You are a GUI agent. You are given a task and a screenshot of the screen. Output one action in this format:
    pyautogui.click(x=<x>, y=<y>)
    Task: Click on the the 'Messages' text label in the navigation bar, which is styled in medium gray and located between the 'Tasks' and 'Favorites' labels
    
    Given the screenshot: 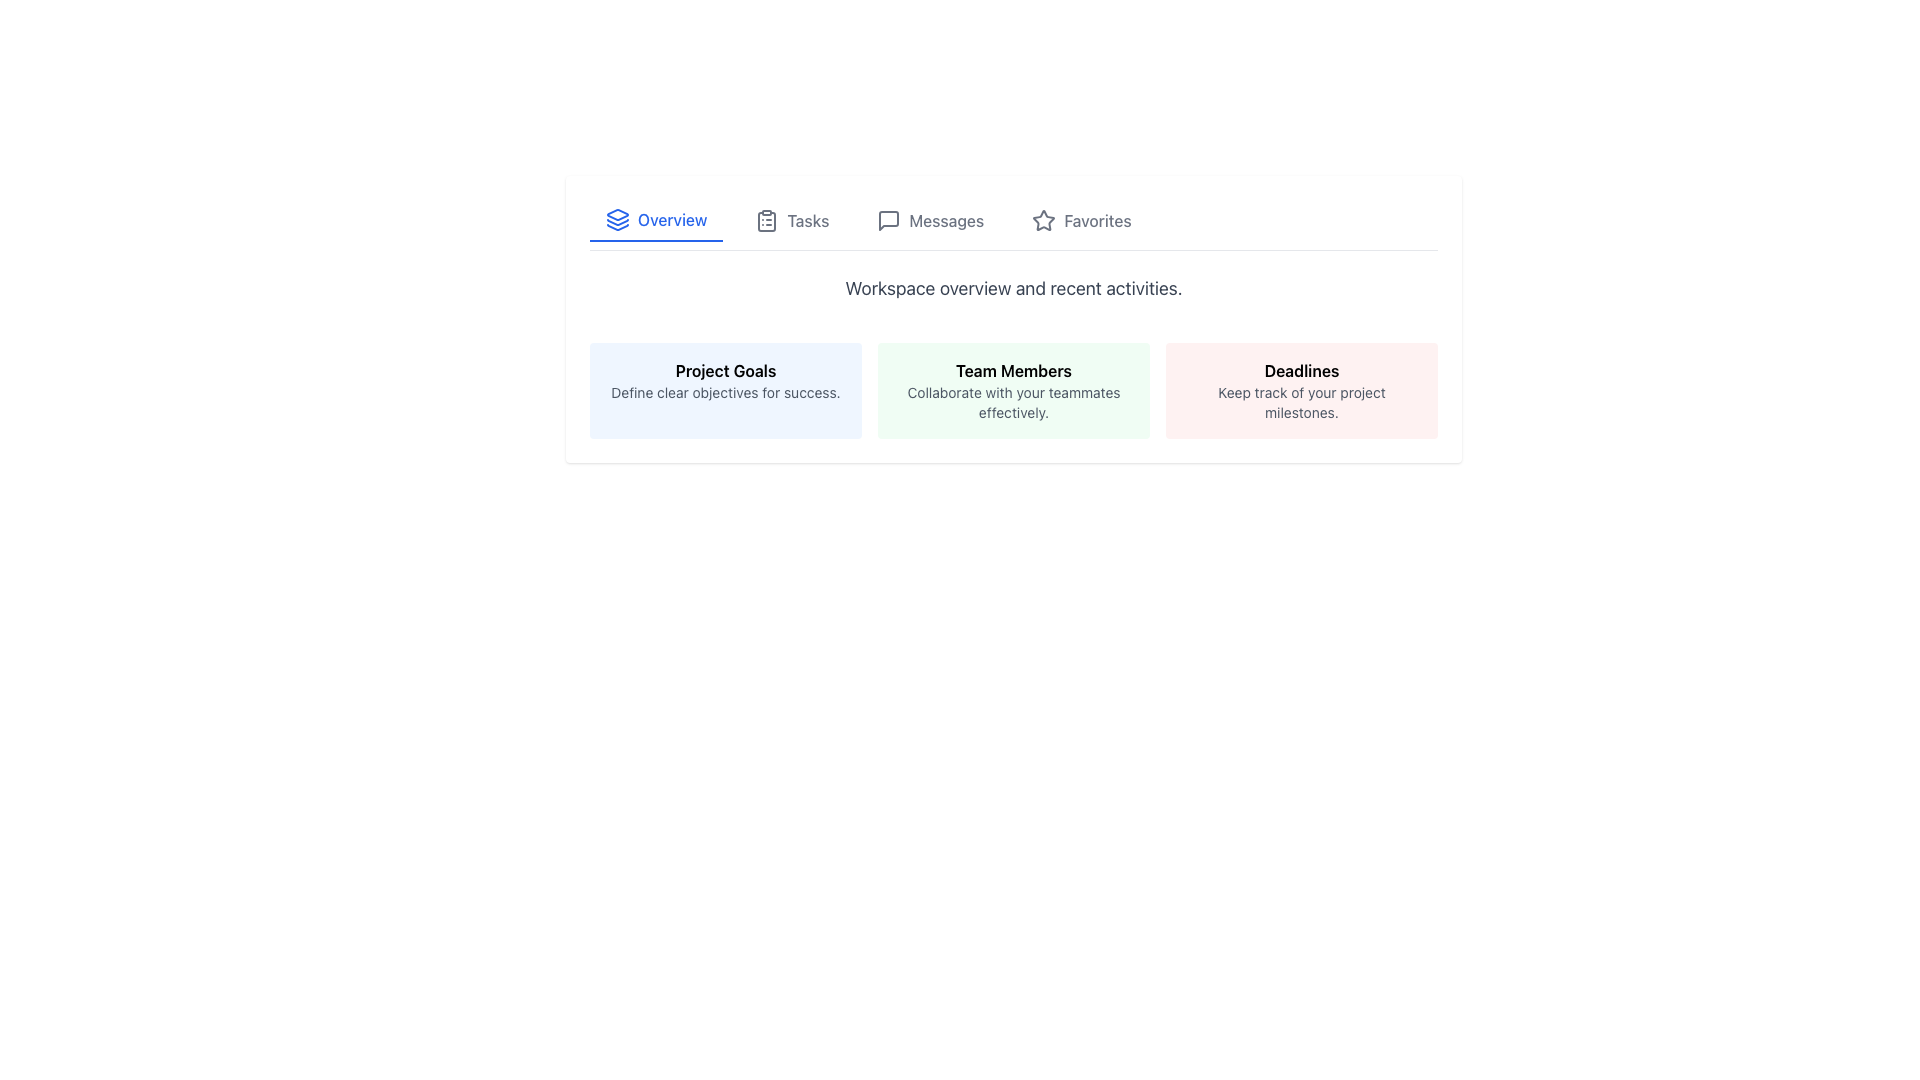 What is the action you would take?
    pyautogui.click(x=945, y=220)
    